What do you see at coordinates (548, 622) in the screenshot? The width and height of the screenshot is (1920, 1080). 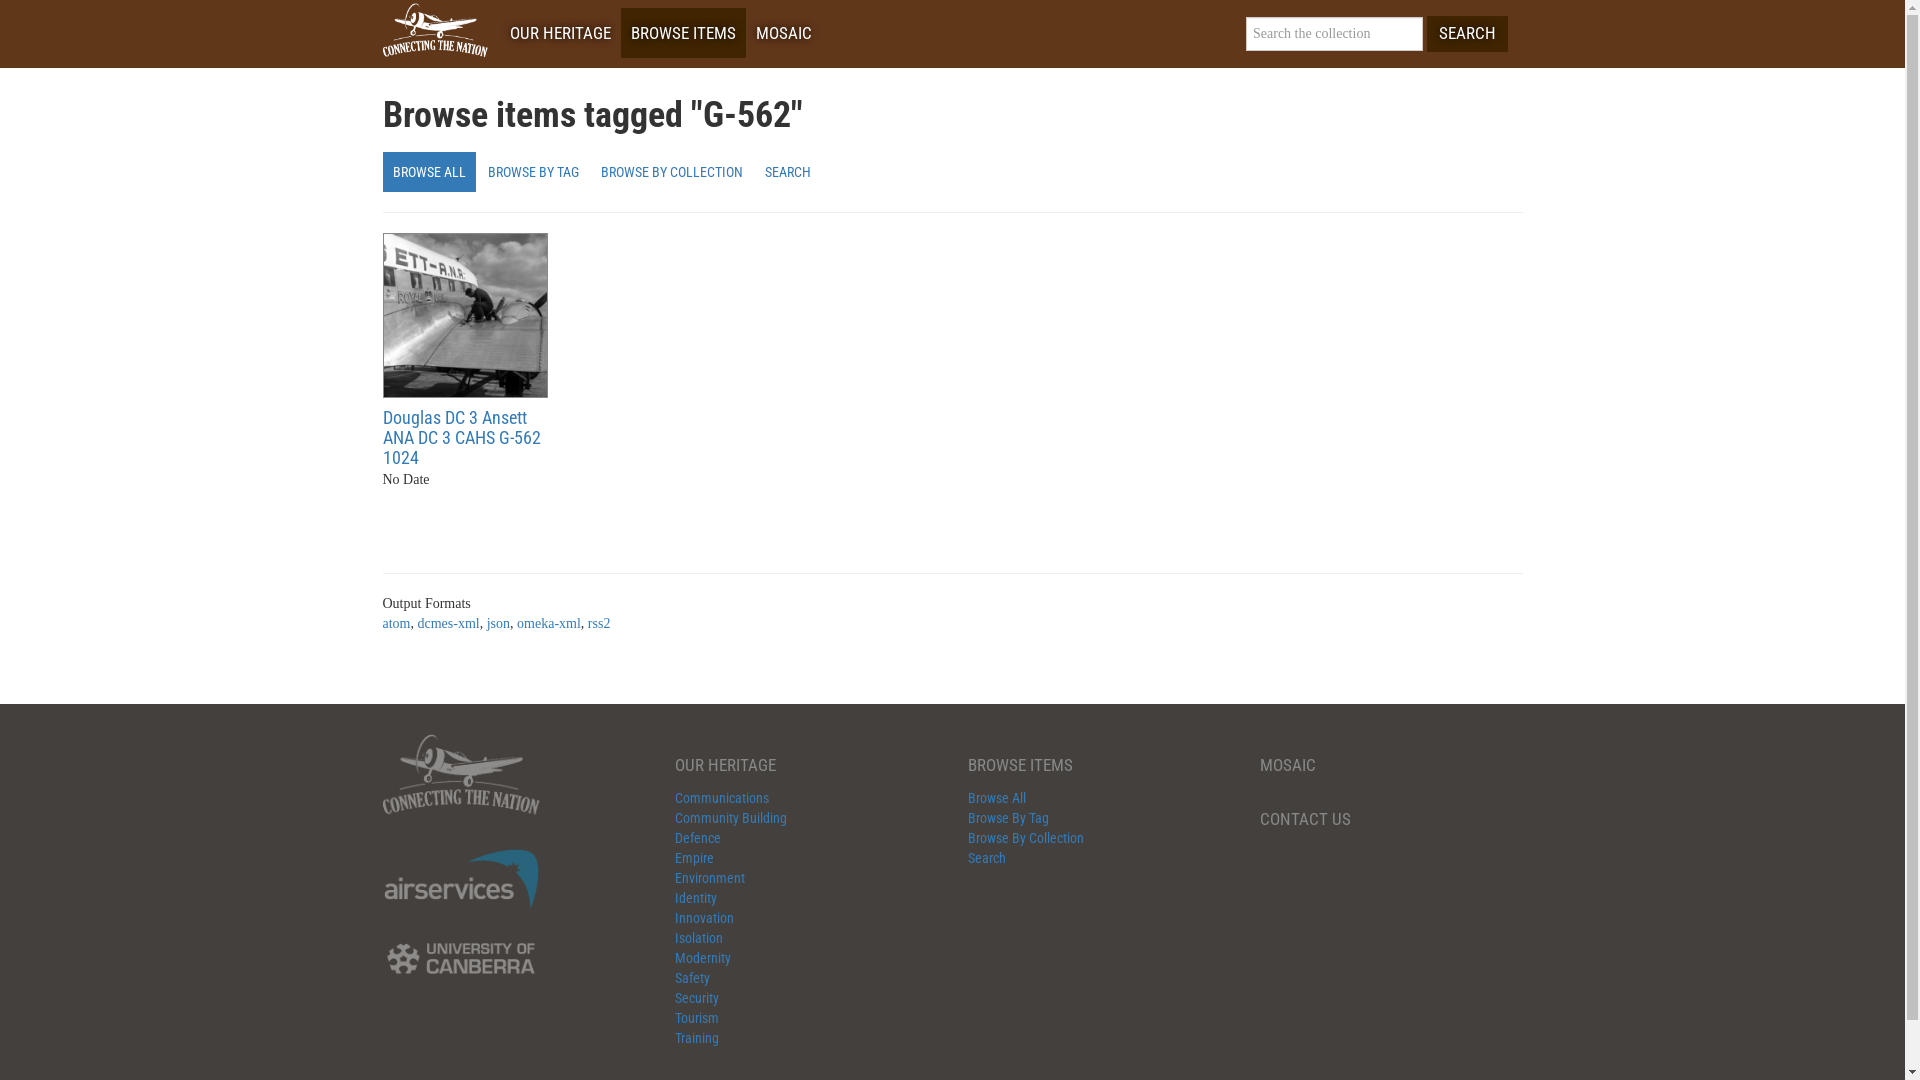 I see `'omeka-xml'` at bounding box center [548, 622].